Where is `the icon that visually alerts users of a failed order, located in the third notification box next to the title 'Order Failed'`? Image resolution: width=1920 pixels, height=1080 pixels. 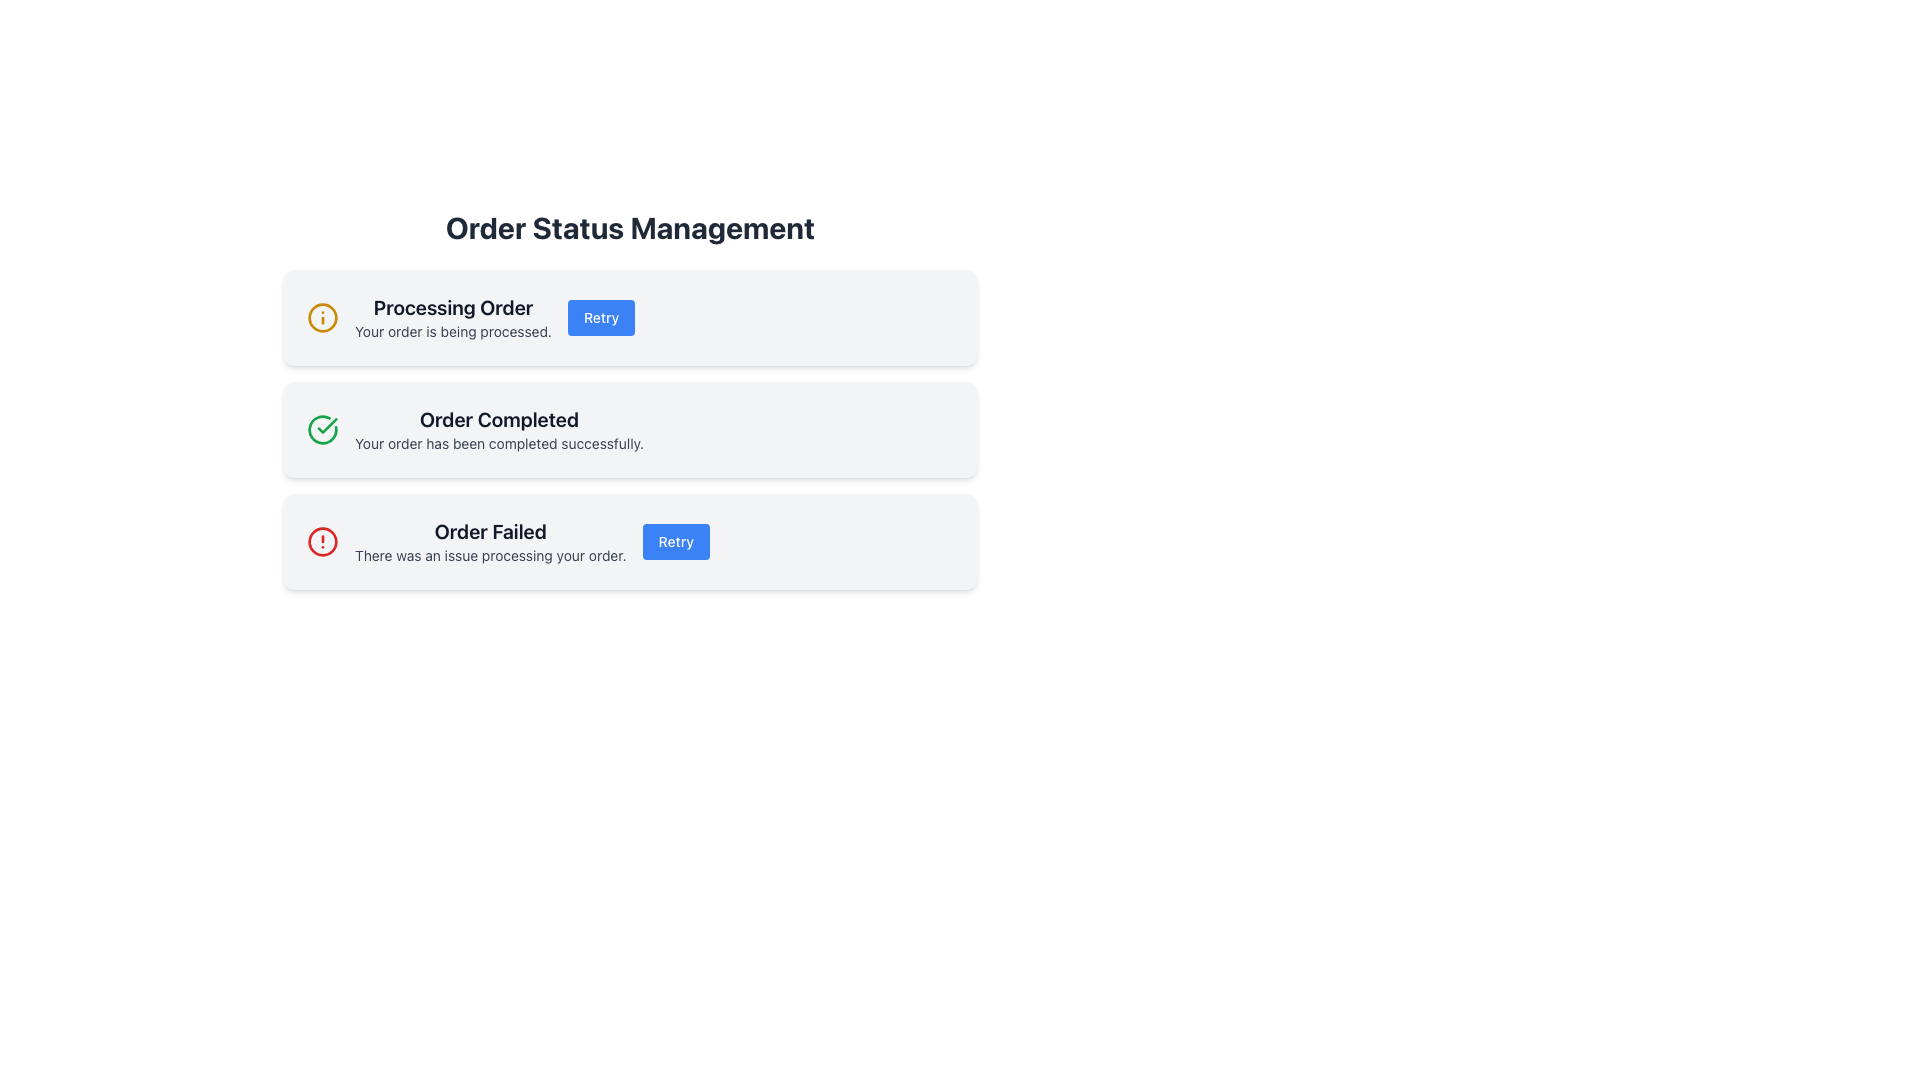 the icon that visually alerts users of a failed order, located in the third notification box next to the title 'Order Failed' is located at coordinates (322, 542).